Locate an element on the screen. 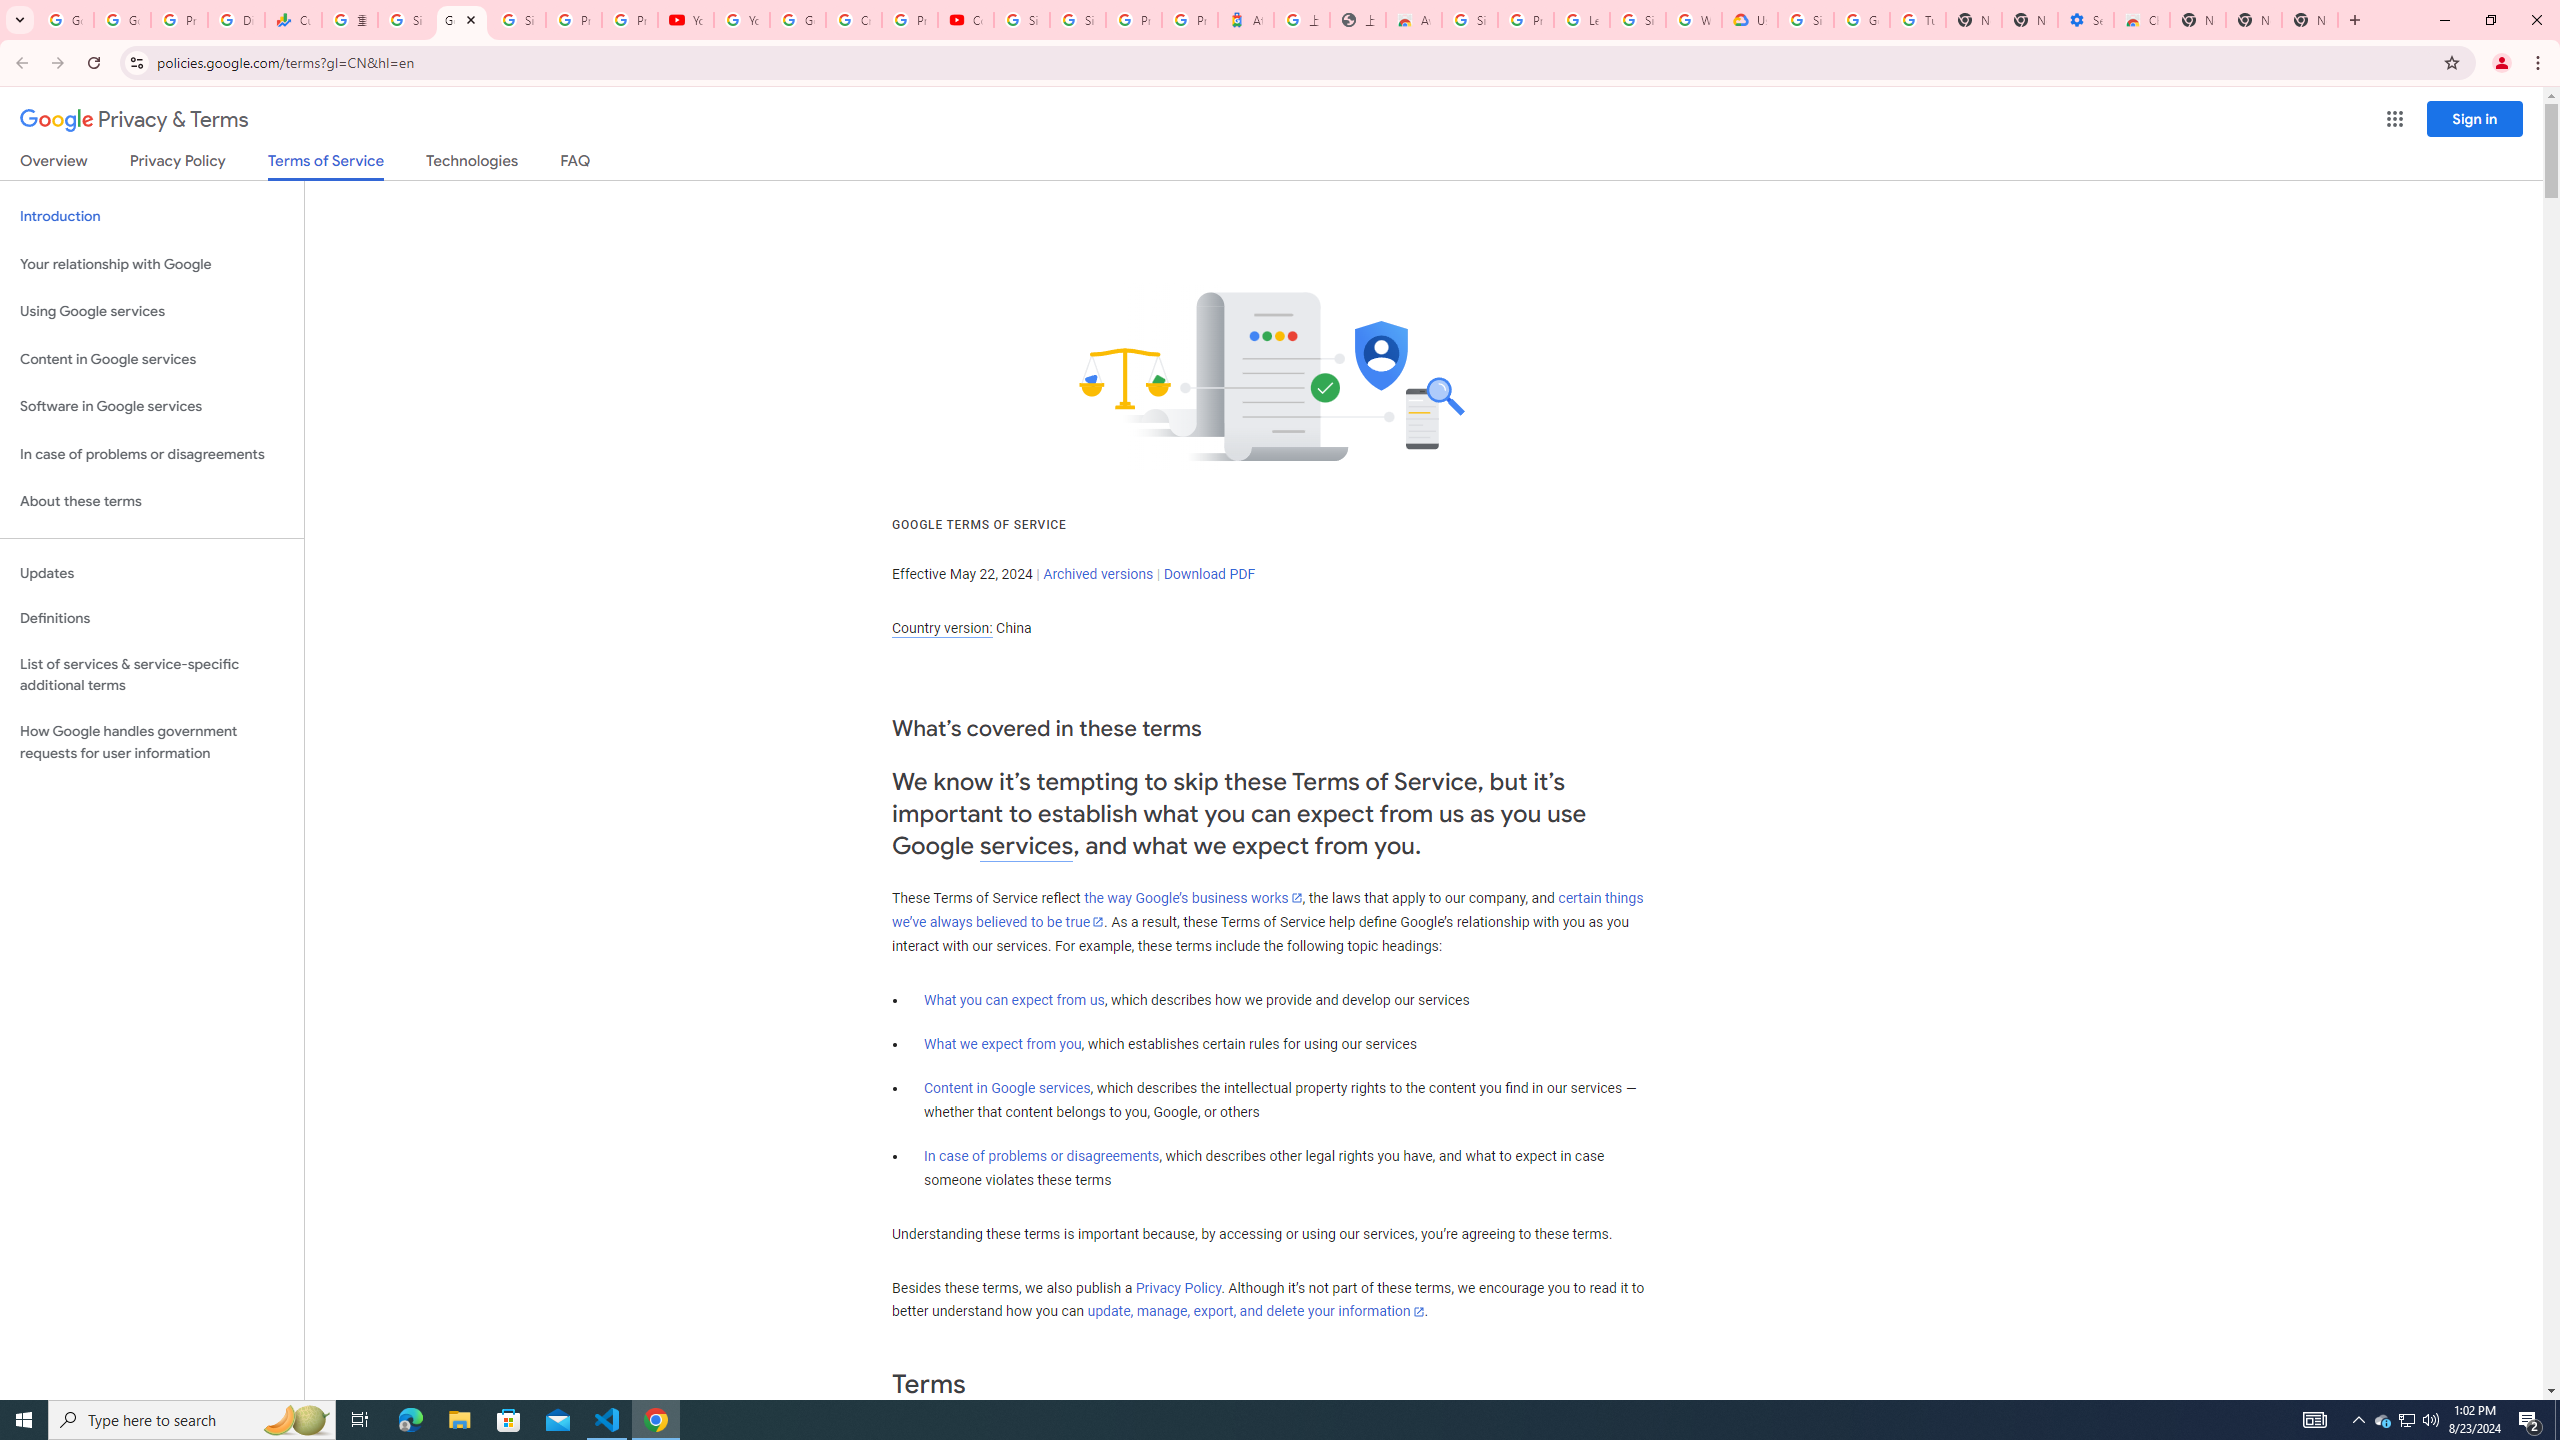  'Awesome Screen Recorder & Screenshot - Chrome Web Store' is located at coordinates (1414, 19).